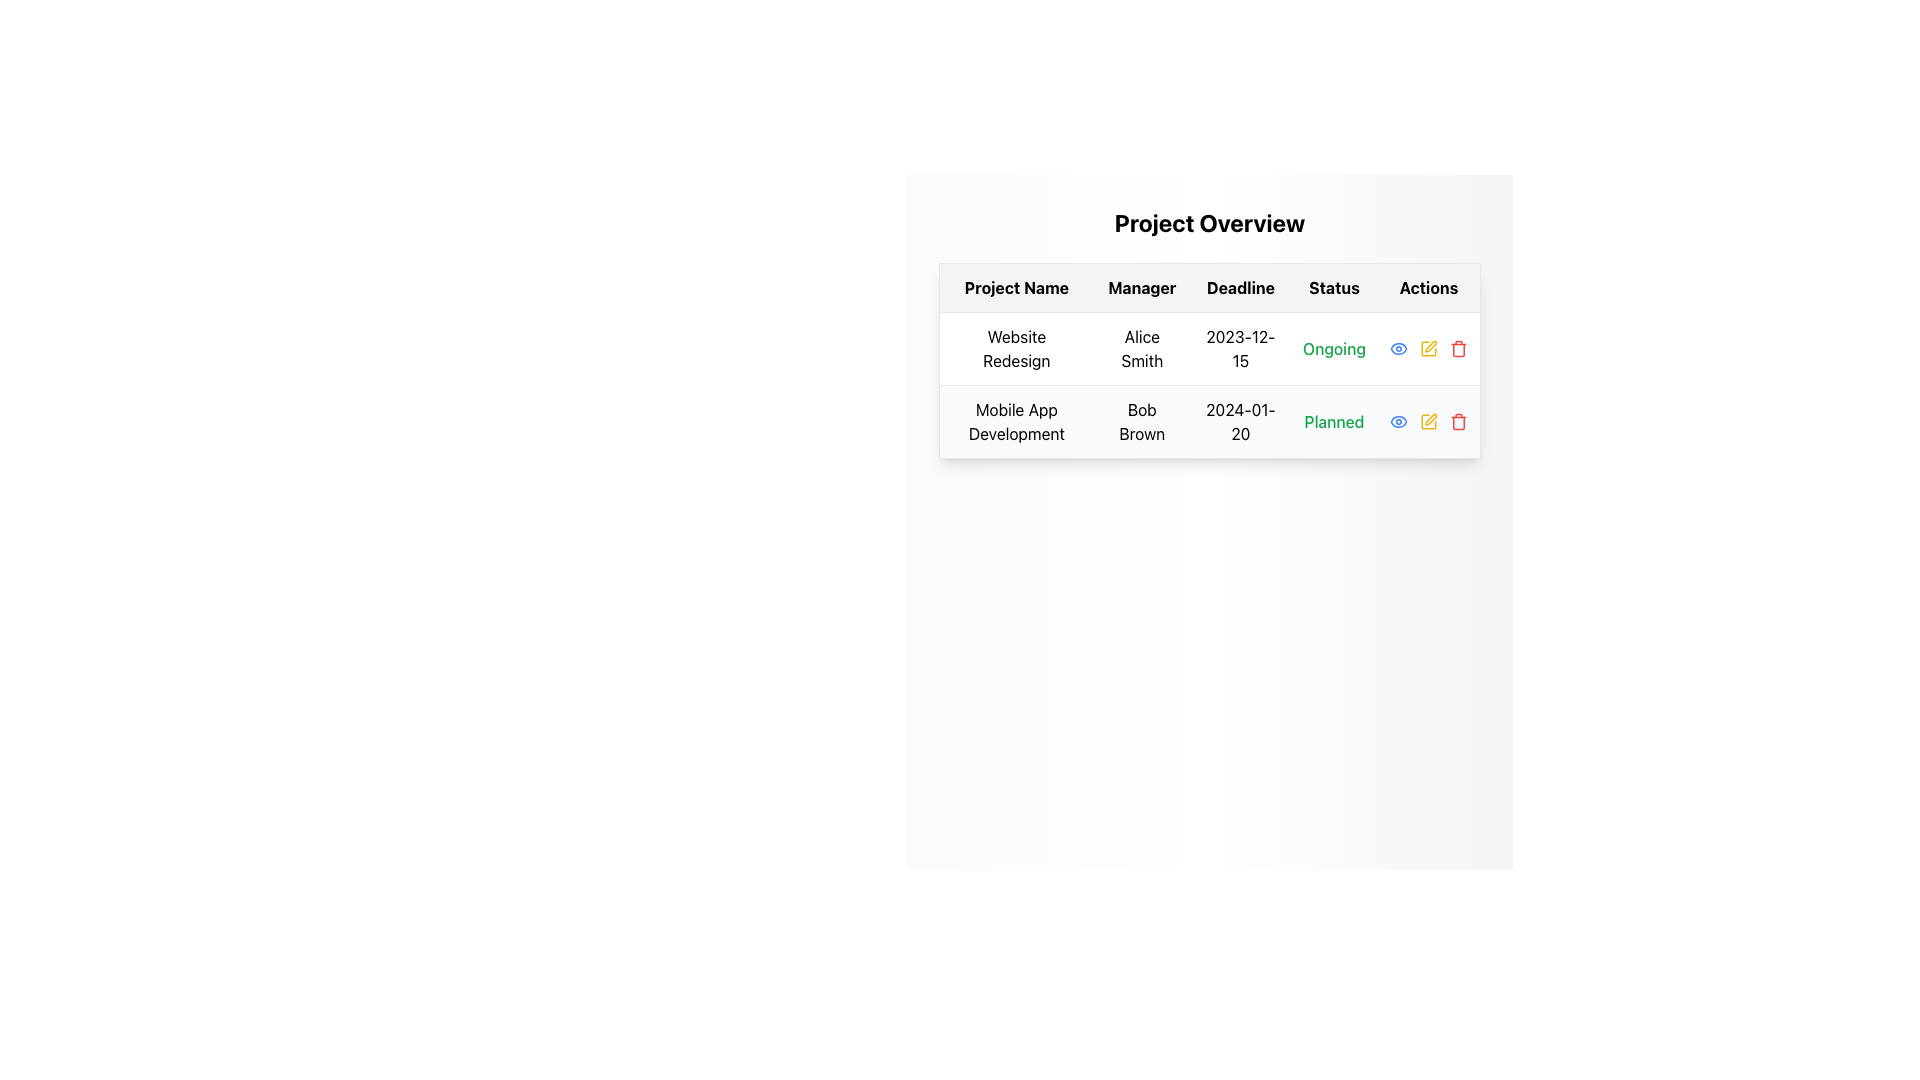 Image resolution: width=1920 pixels, height=1080 pixels. I want to click on the text block displaying the title 'Website Redesign' located in the 'Project Name' column of the table, so click(1016, 347).